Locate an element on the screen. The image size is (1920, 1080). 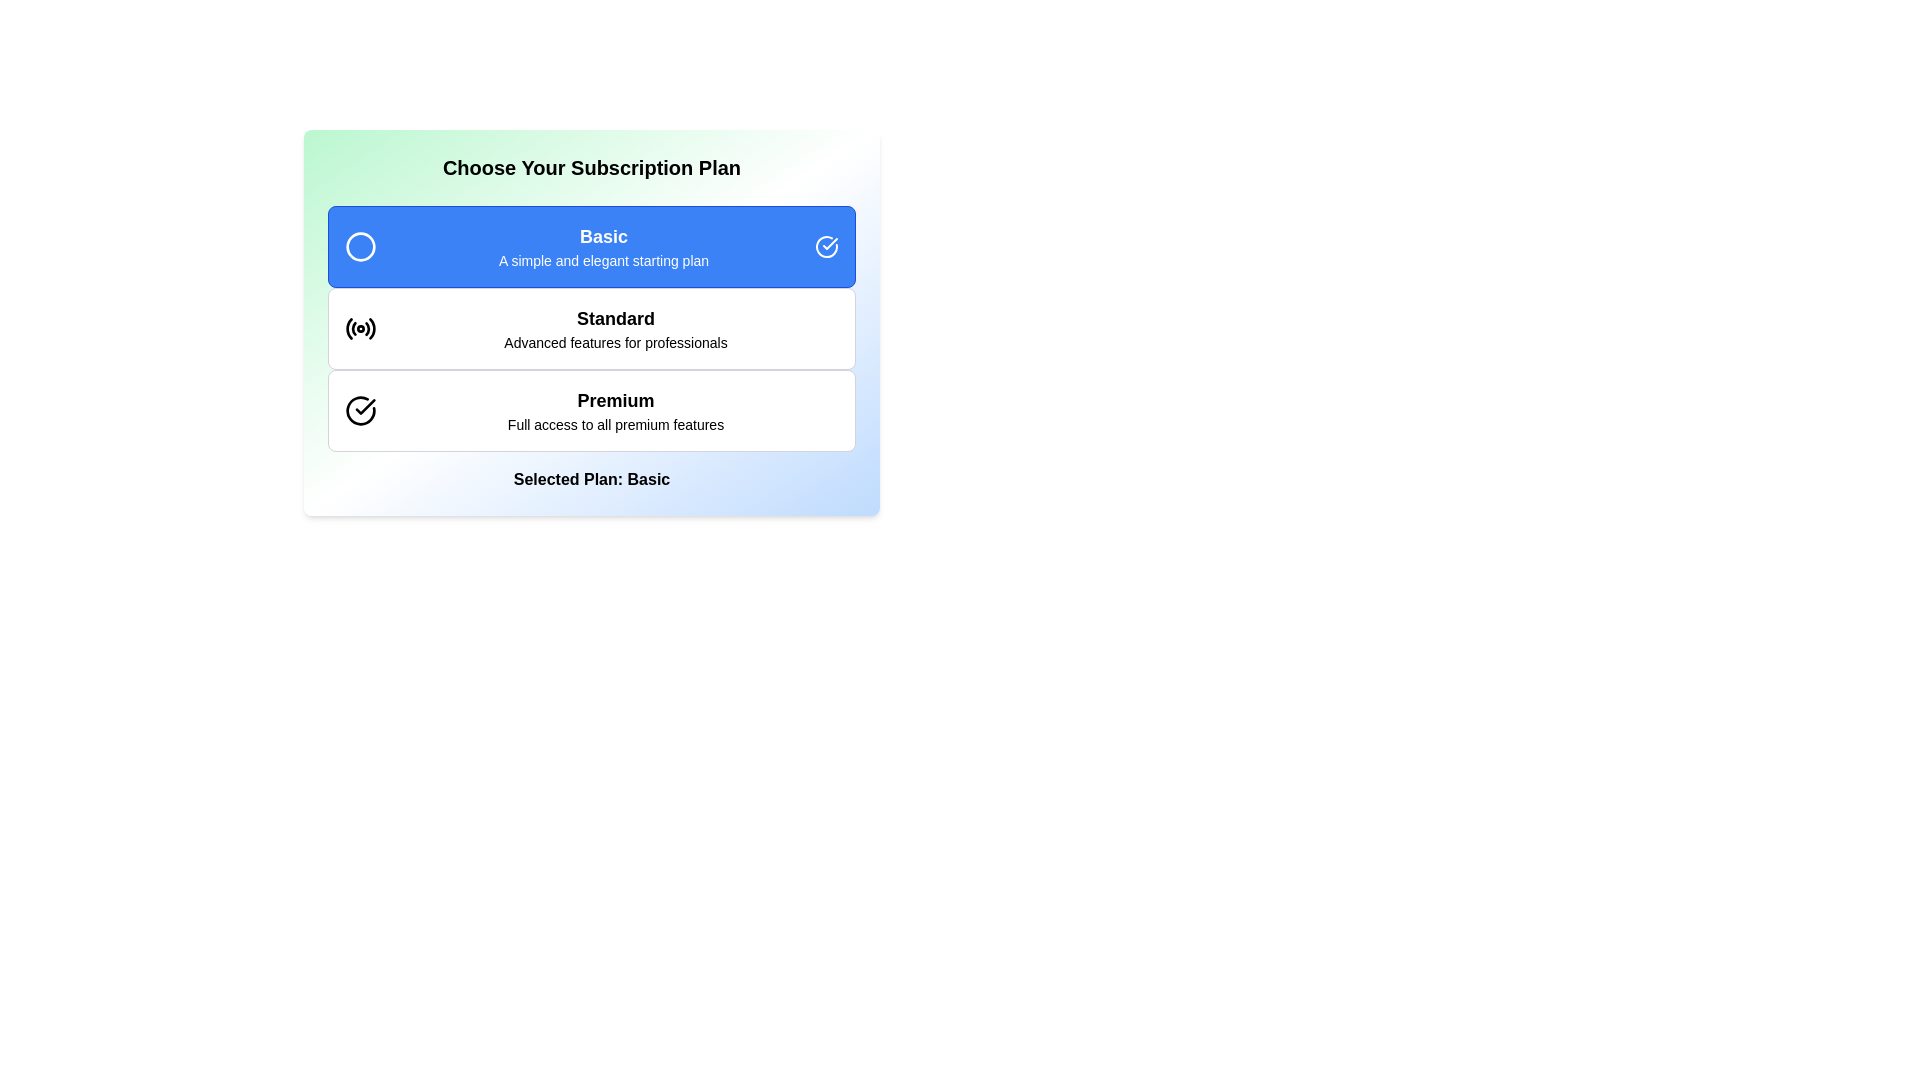
the check mark icon indicating the selected state of the 'Basic' subscription plan, located at the right side of the 'Basic' option in the subscription plan interface is located at coordinates (830, 242).